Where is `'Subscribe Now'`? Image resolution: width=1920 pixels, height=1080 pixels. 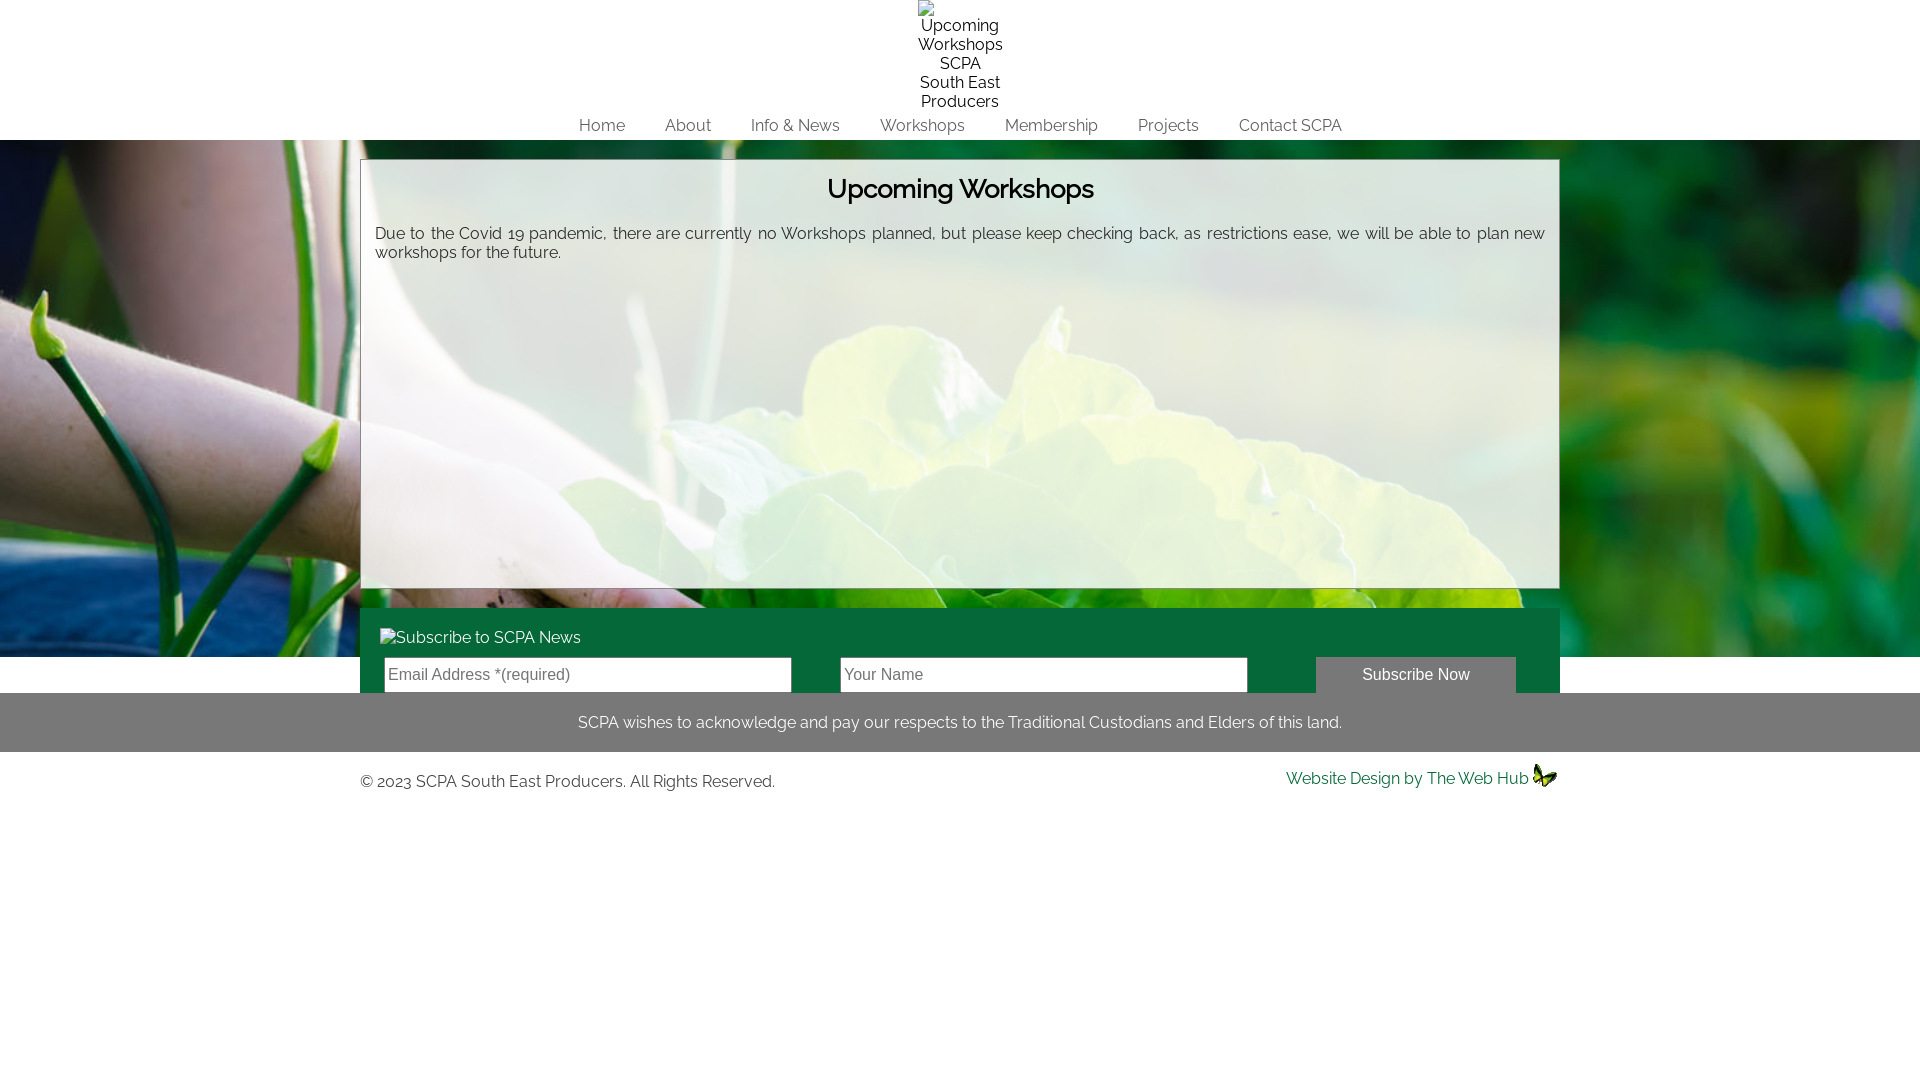 'Subscribe Now' is located at coordinates (1415, 675).